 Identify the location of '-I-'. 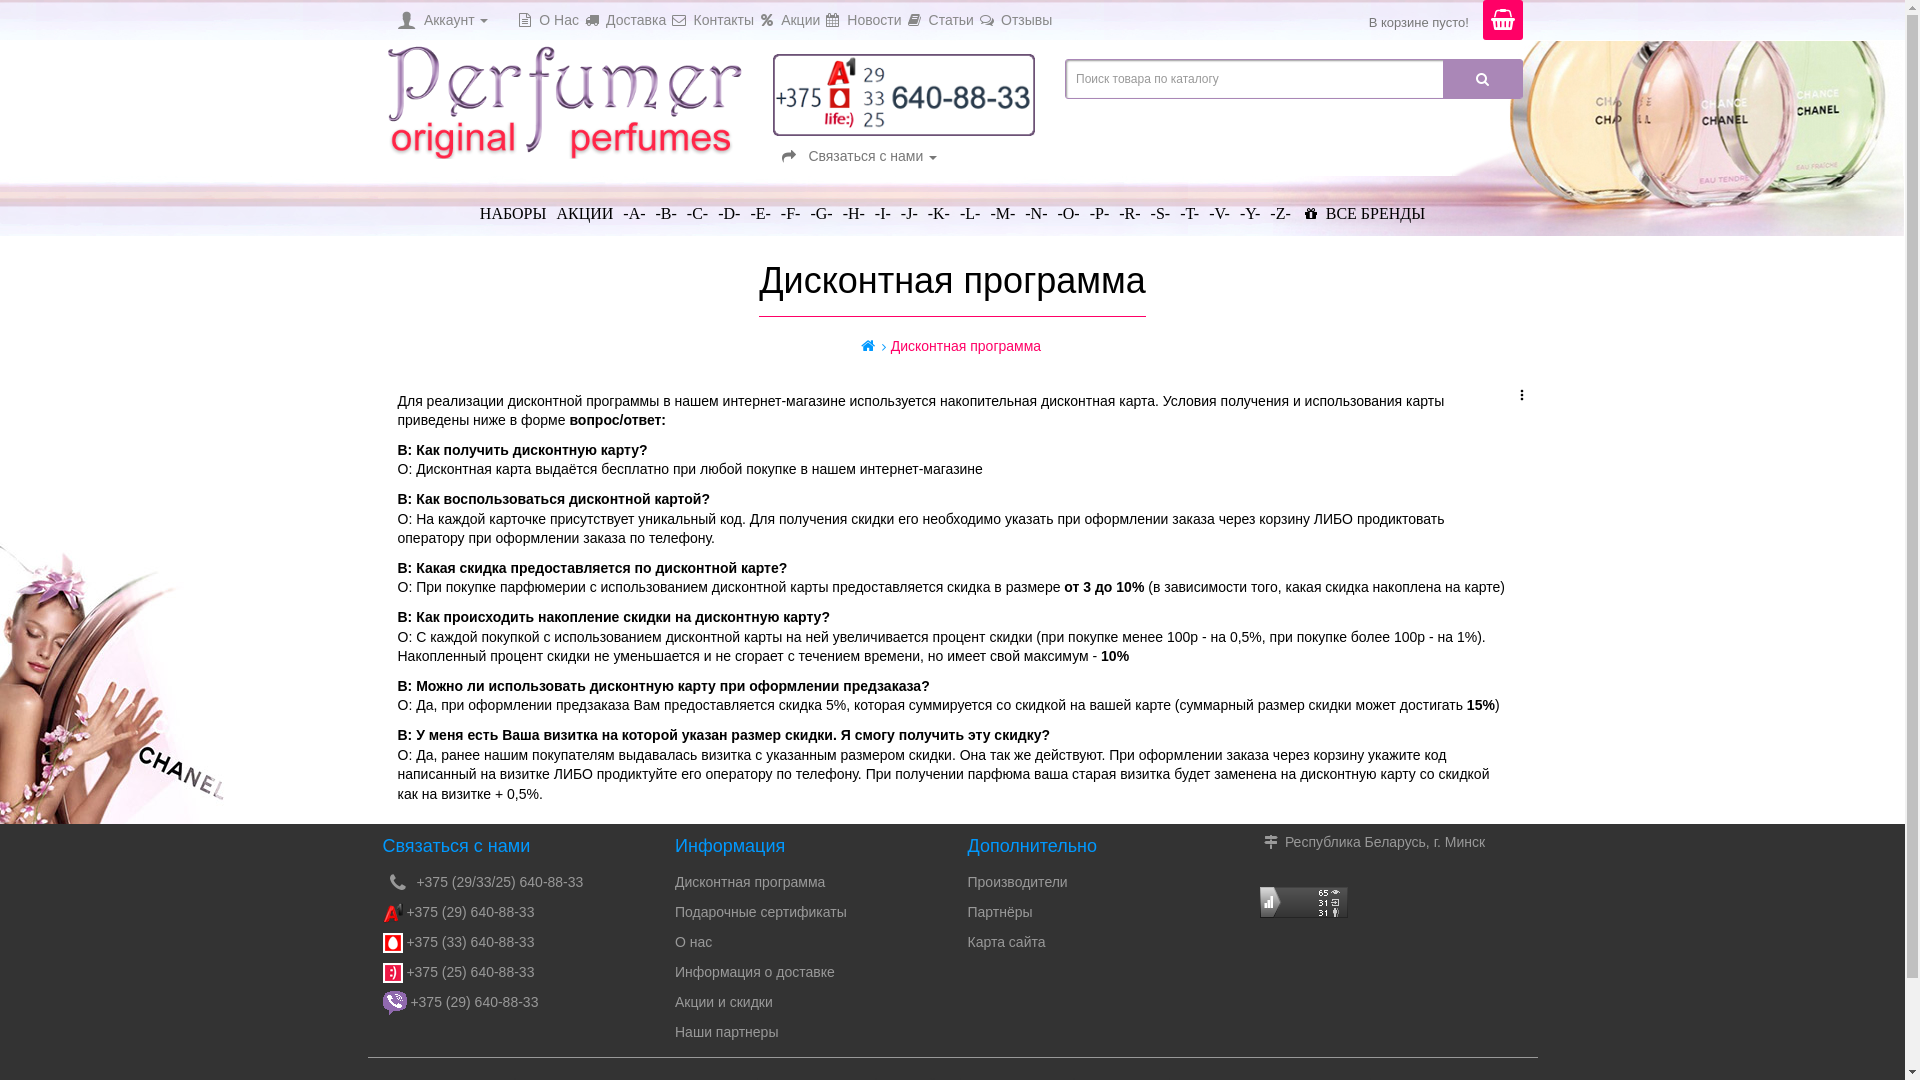
(882, 205).